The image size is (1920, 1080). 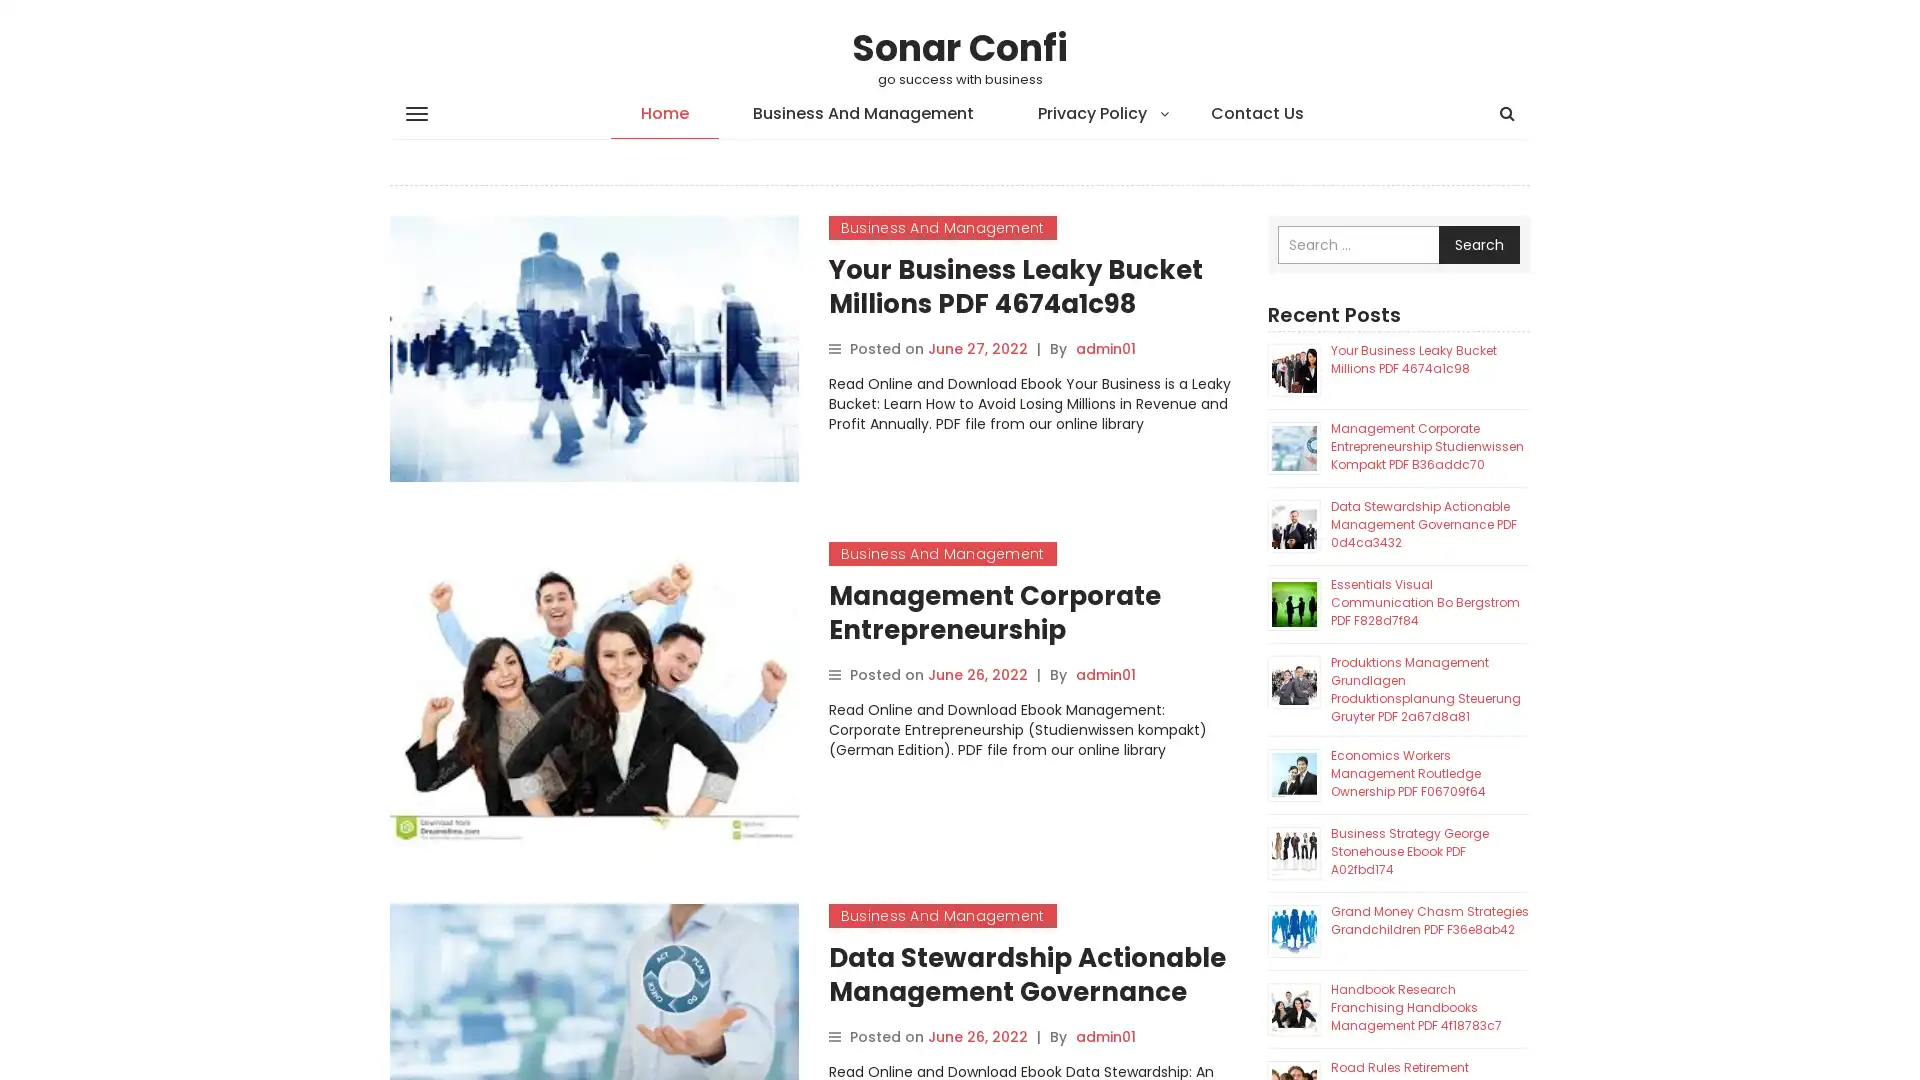 What do you see at coordinates (1479, 244) in the screenshot?
I see `Search` at bounding box center [1479, 244].